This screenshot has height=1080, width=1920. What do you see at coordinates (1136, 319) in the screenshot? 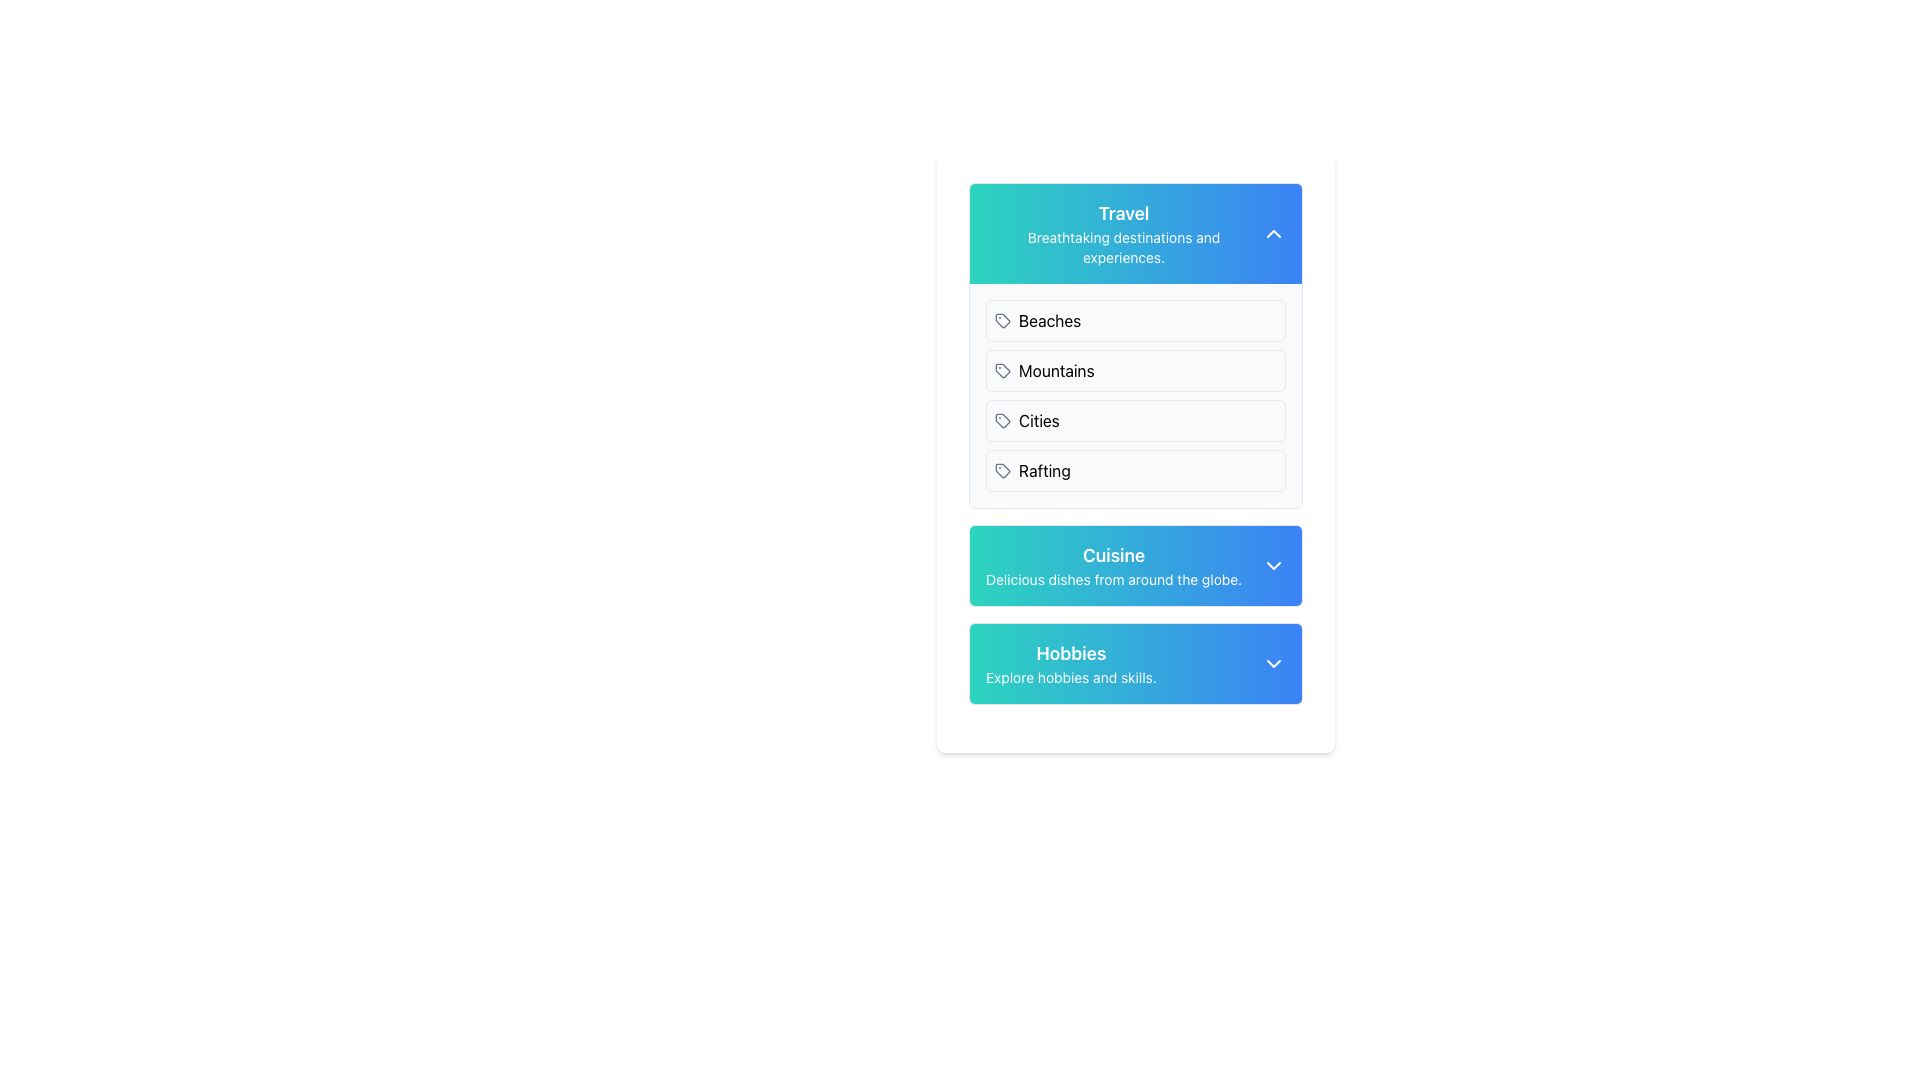
I see `the non-interactive list item representing the category 'Beaches' in the 'Travel' section, which is the first item in a vertical list` at bounding box center [1136, 319].